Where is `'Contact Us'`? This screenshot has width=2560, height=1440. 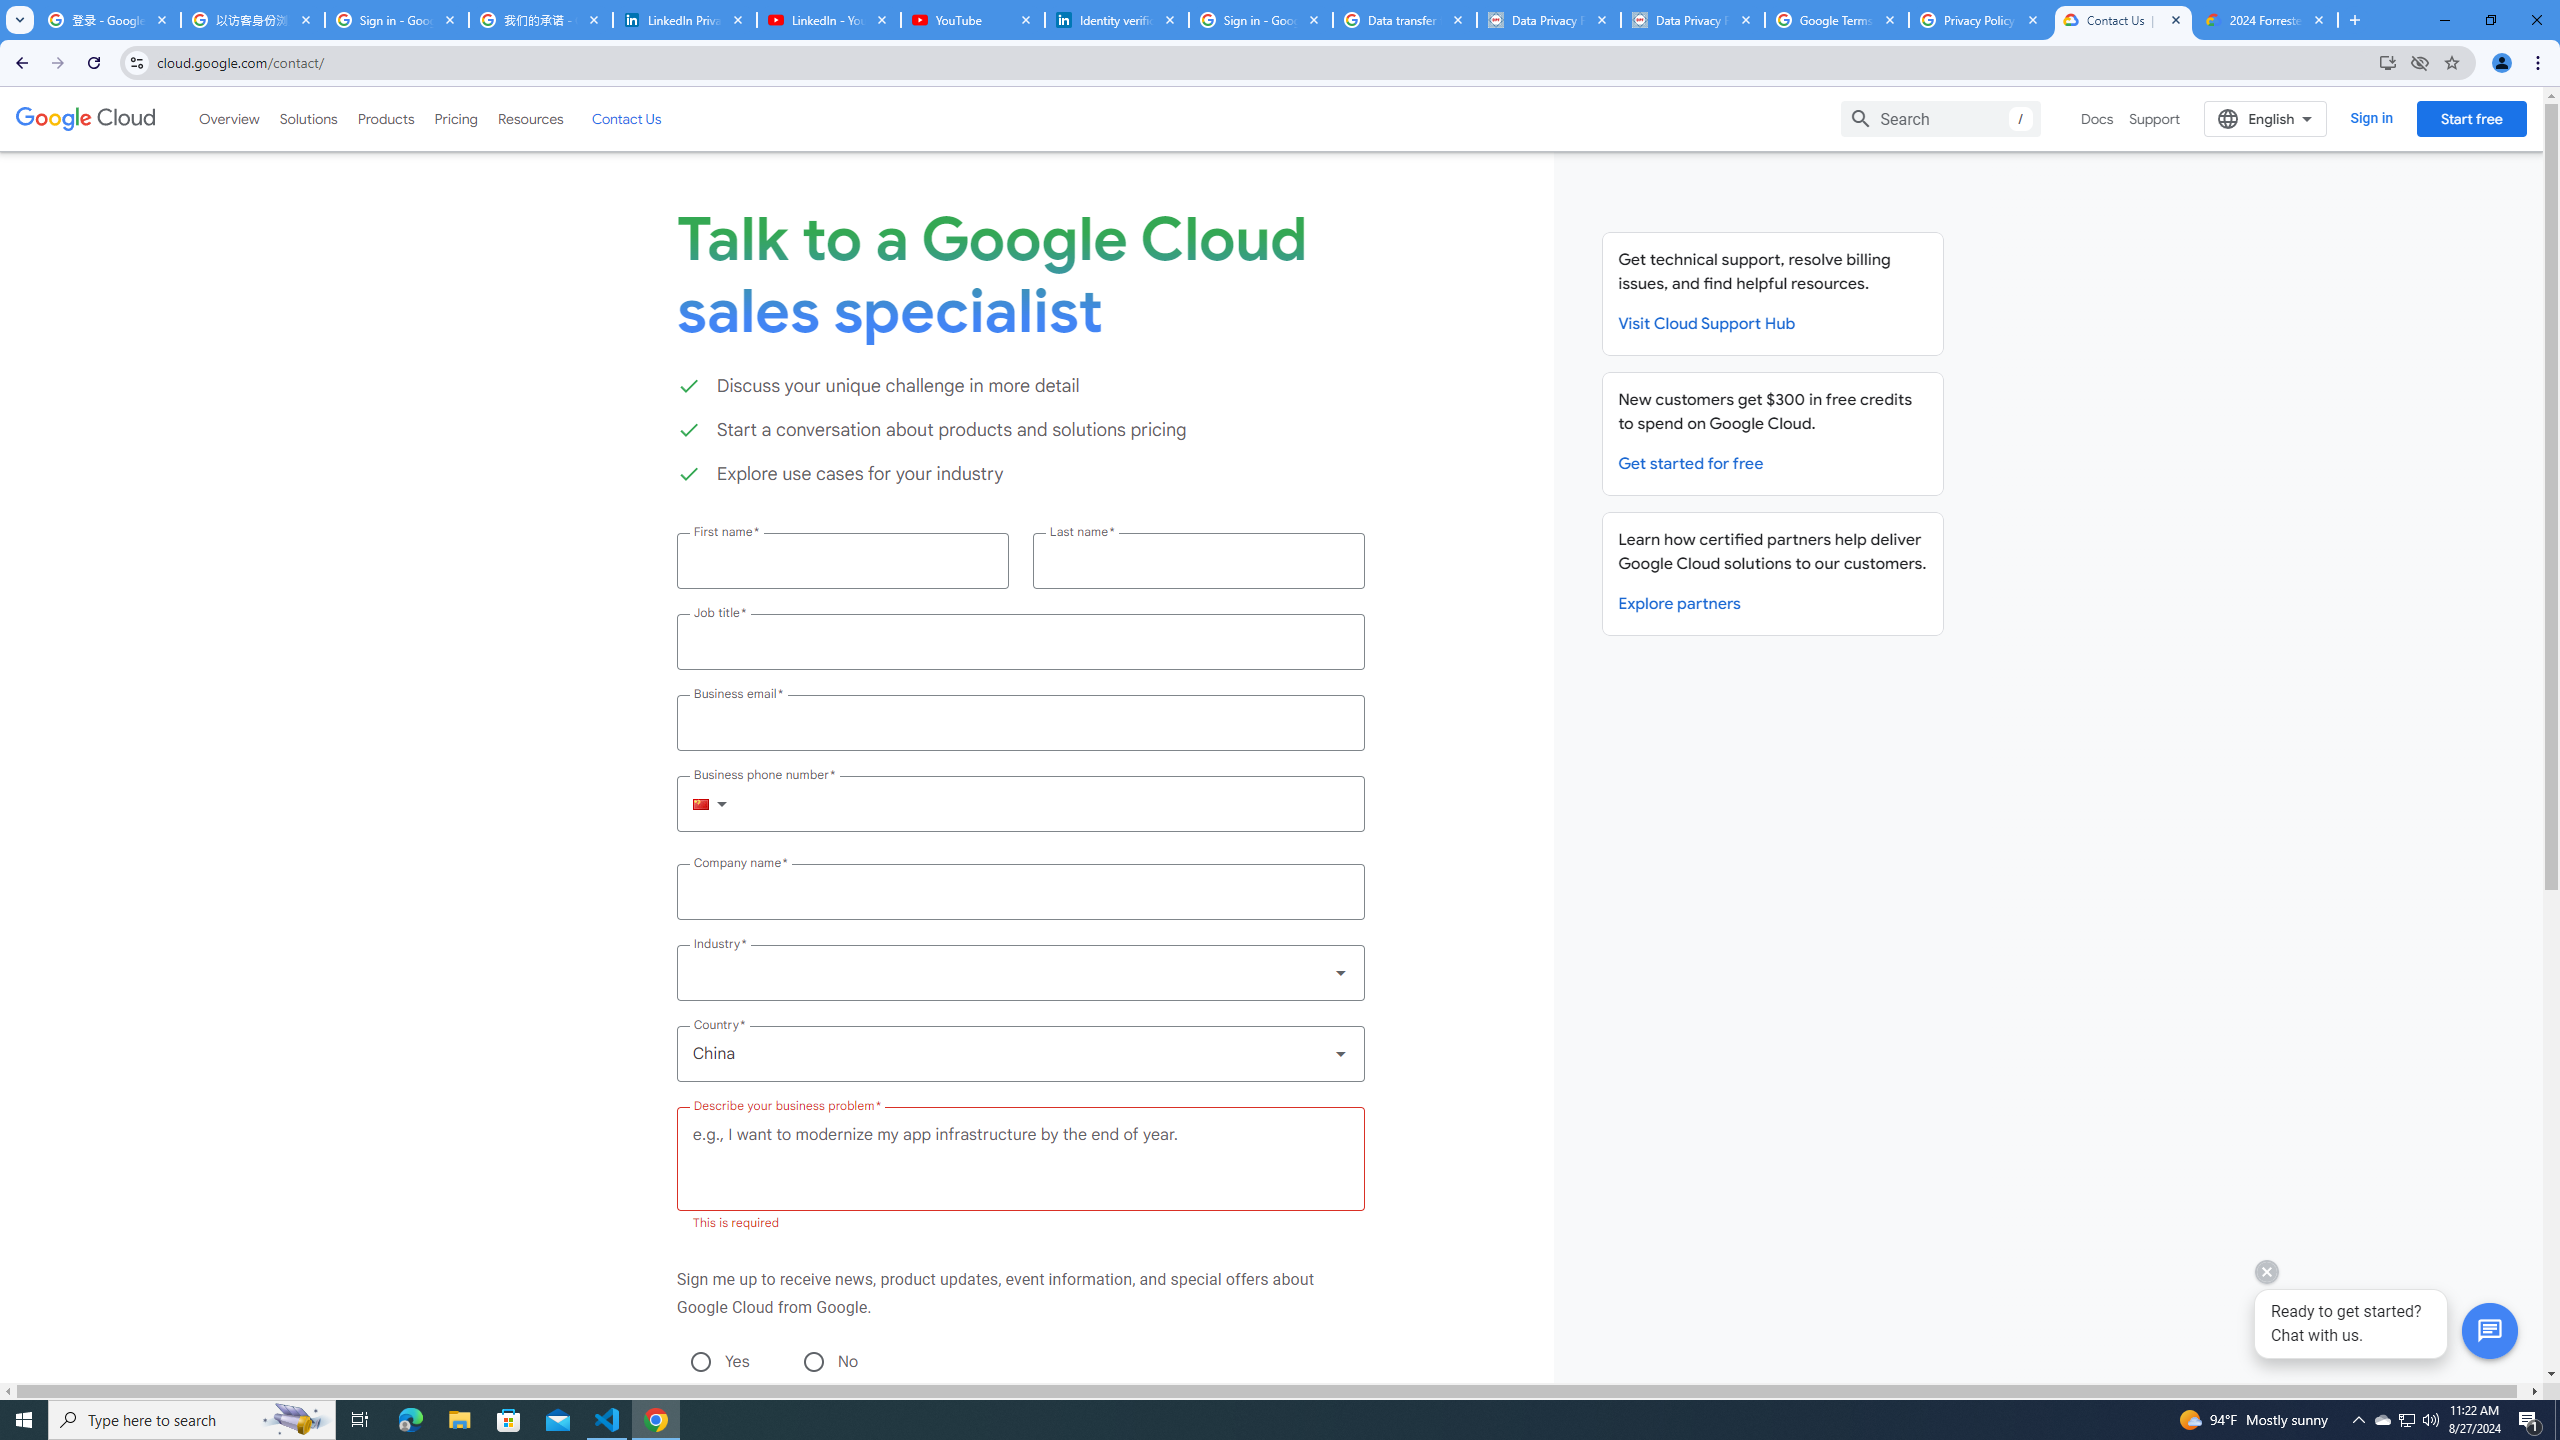
'Contact Us' is located at coordinates (624, 118).